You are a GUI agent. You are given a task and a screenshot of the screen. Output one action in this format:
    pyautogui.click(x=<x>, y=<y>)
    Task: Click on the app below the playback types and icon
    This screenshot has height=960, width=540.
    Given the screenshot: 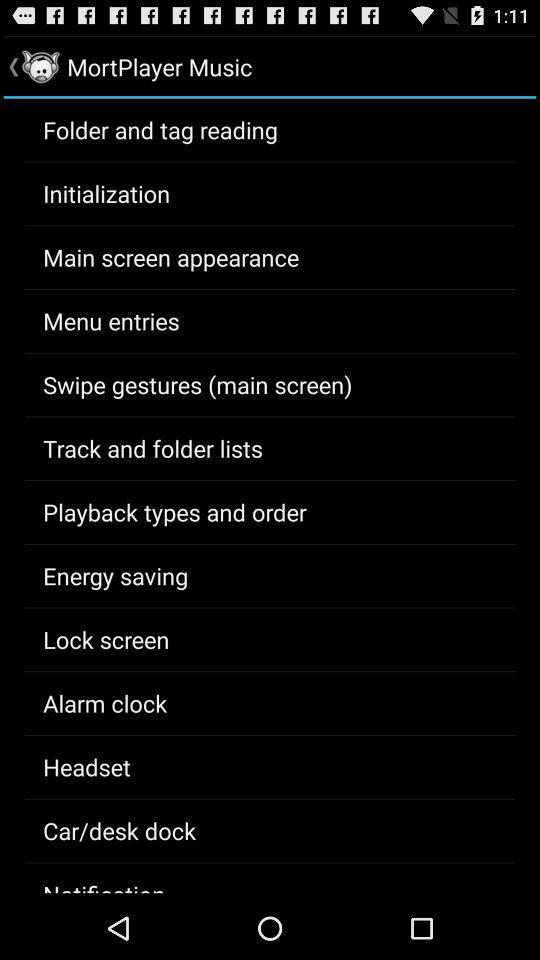 What is the action you would take?
    pyautogui.click(x=115, y=575)
    